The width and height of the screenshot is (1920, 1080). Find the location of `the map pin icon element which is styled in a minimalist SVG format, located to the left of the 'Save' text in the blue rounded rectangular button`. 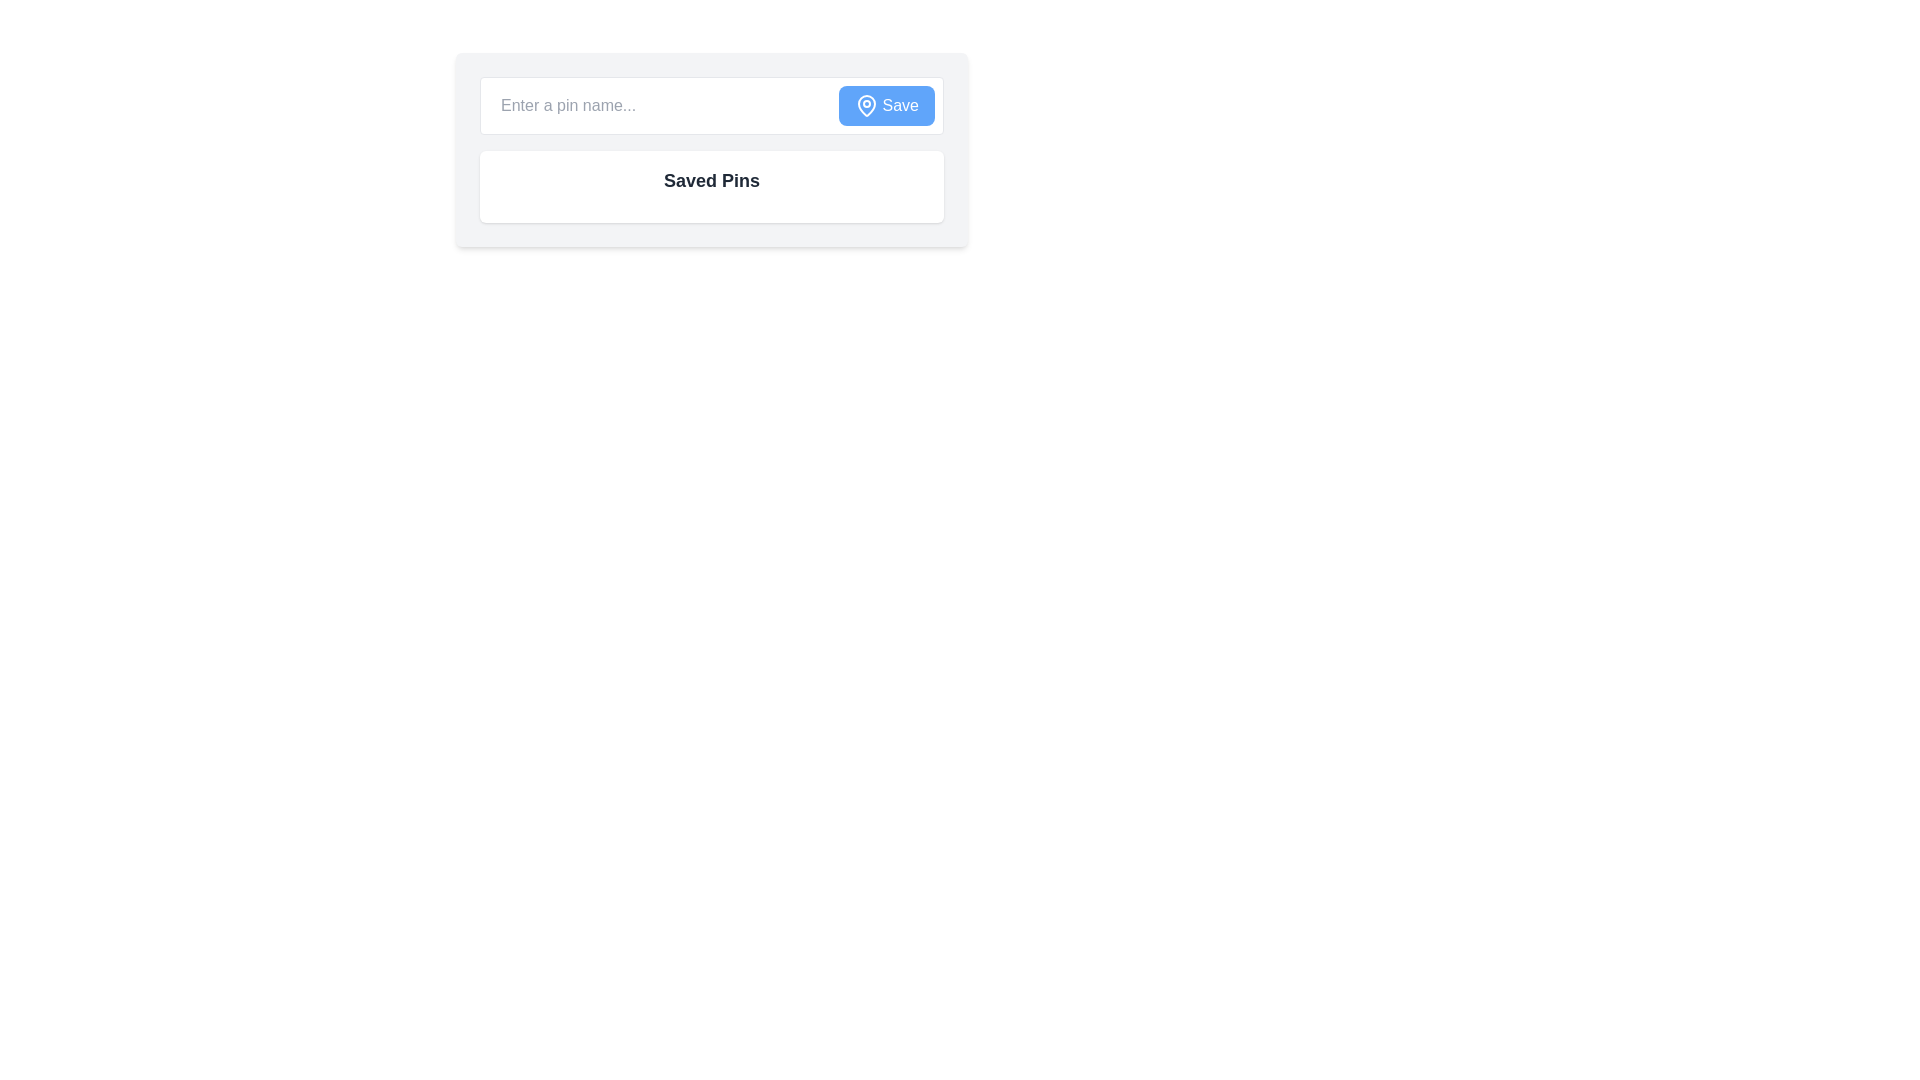

the map pin icon element which is styled in a minimalist SVG format, located to the left of the 'Save' text in the blue rounded rectangular button is located at coordinates (866, 105).